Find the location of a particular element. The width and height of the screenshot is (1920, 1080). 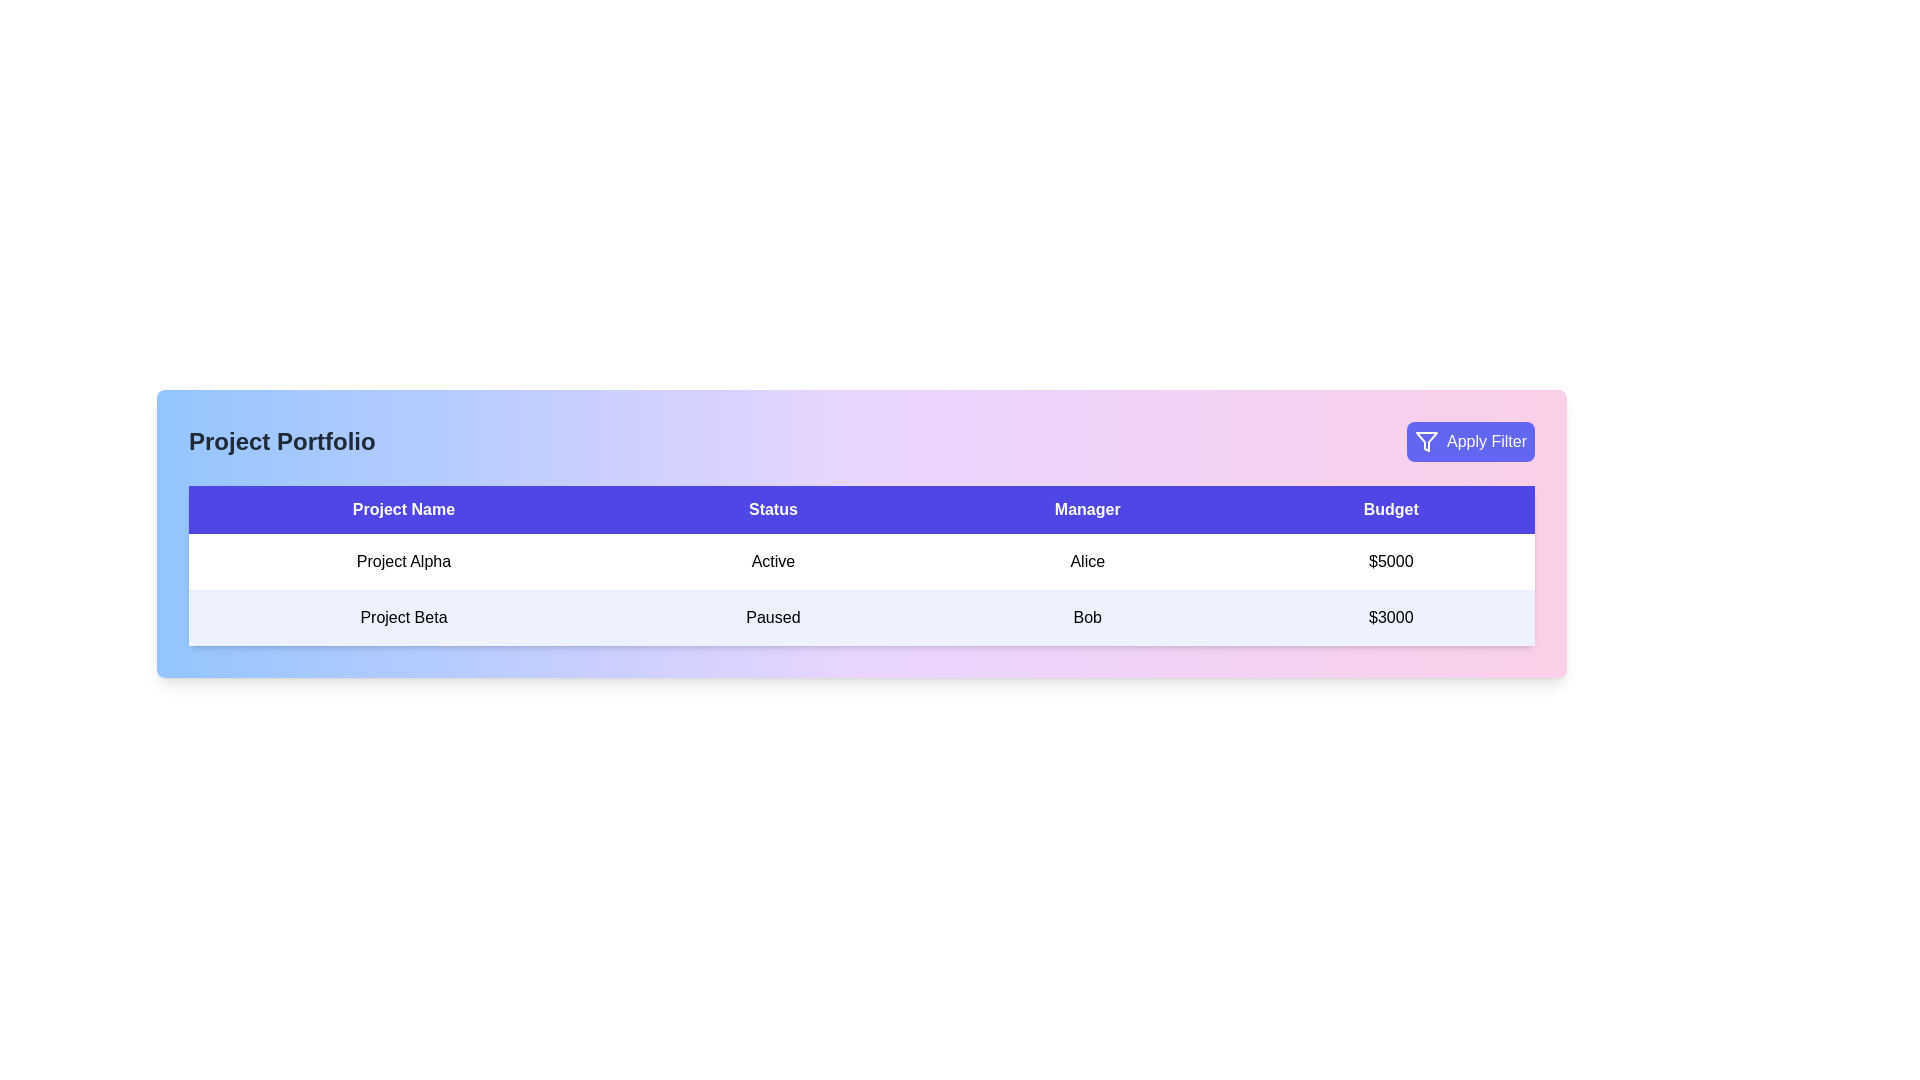

the text label displaying 'Active' in the 'Status' column of the project details table is located at coordinates (772, 562).